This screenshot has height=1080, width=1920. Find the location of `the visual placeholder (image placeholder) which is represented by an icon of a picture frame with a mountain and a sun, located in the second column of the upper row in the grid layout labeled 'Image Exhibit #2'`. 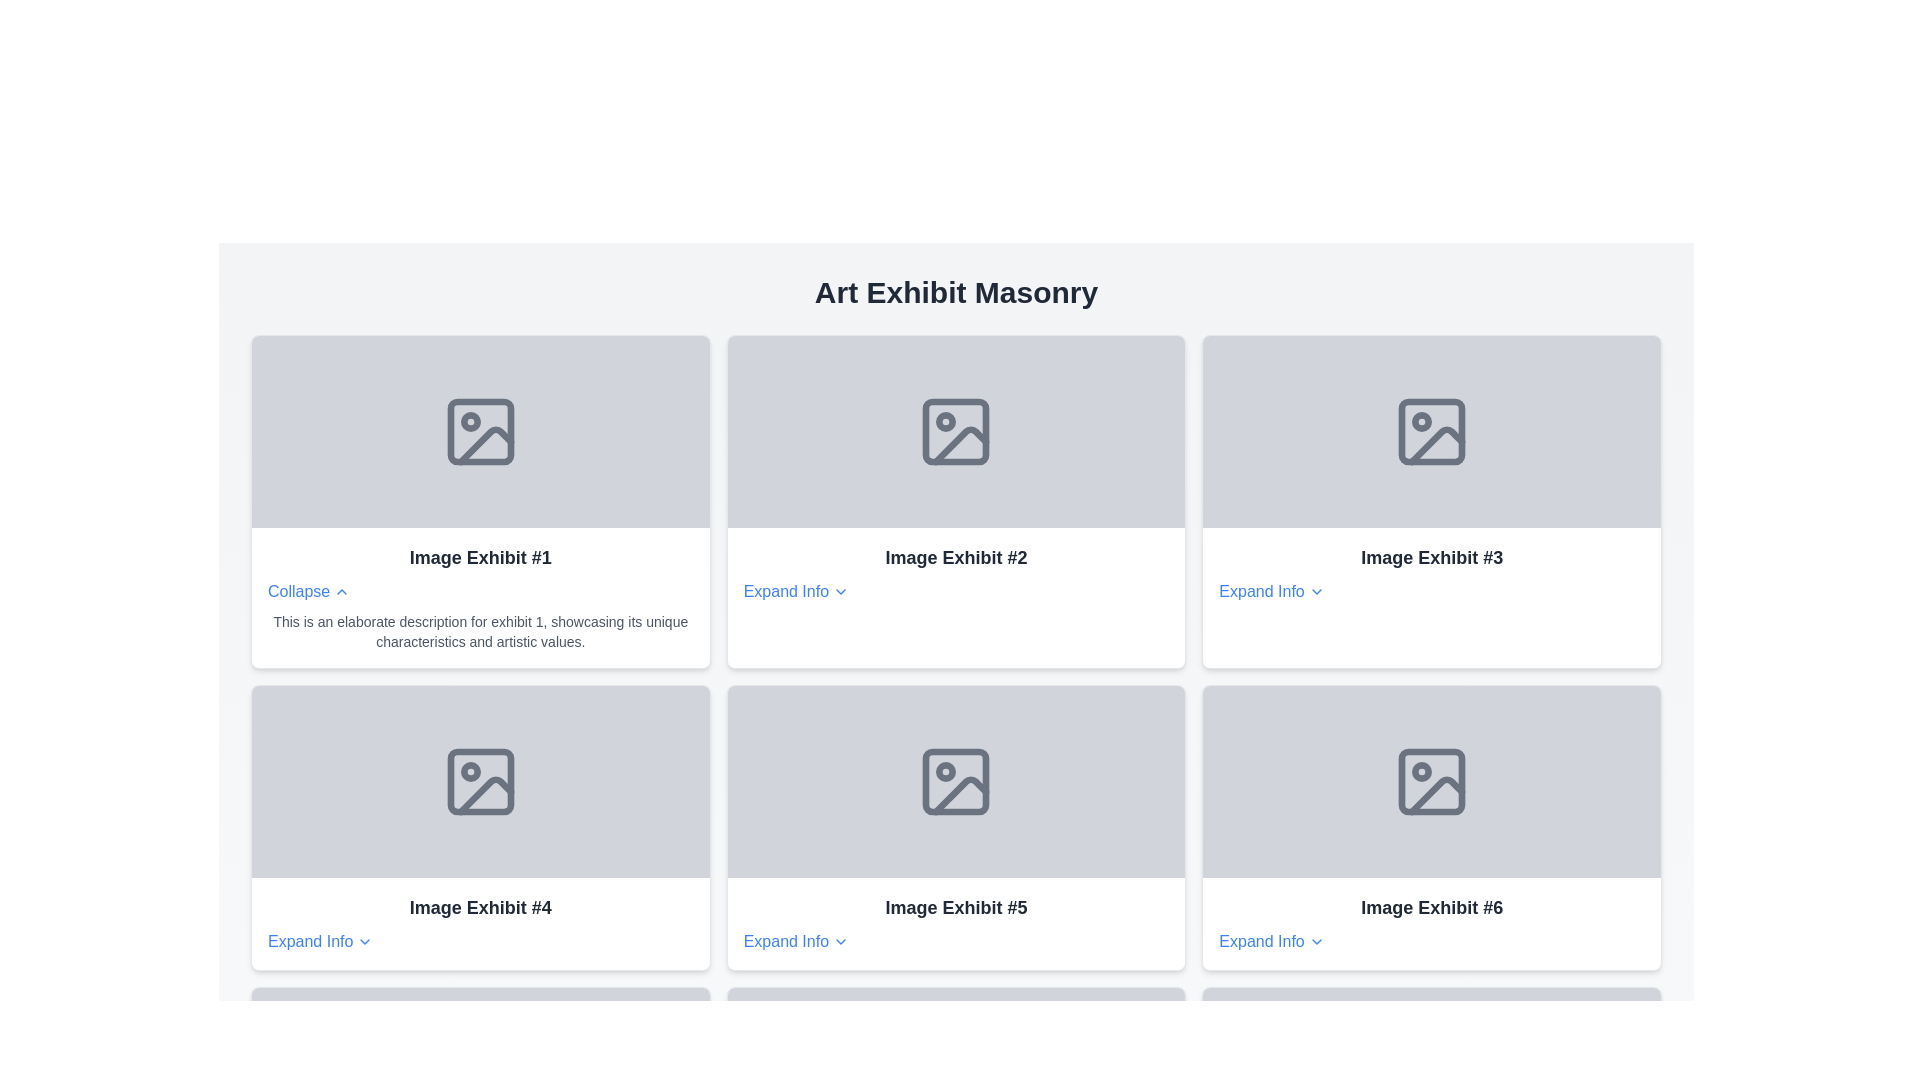

the visual placeholder (image placeholder) which is represented by an icon of a picture frame with a mountain and a sun, located in the second column of the upper row in the grid layout labeled 'Image Exhibit #2' is located at coordinates (955, 431).